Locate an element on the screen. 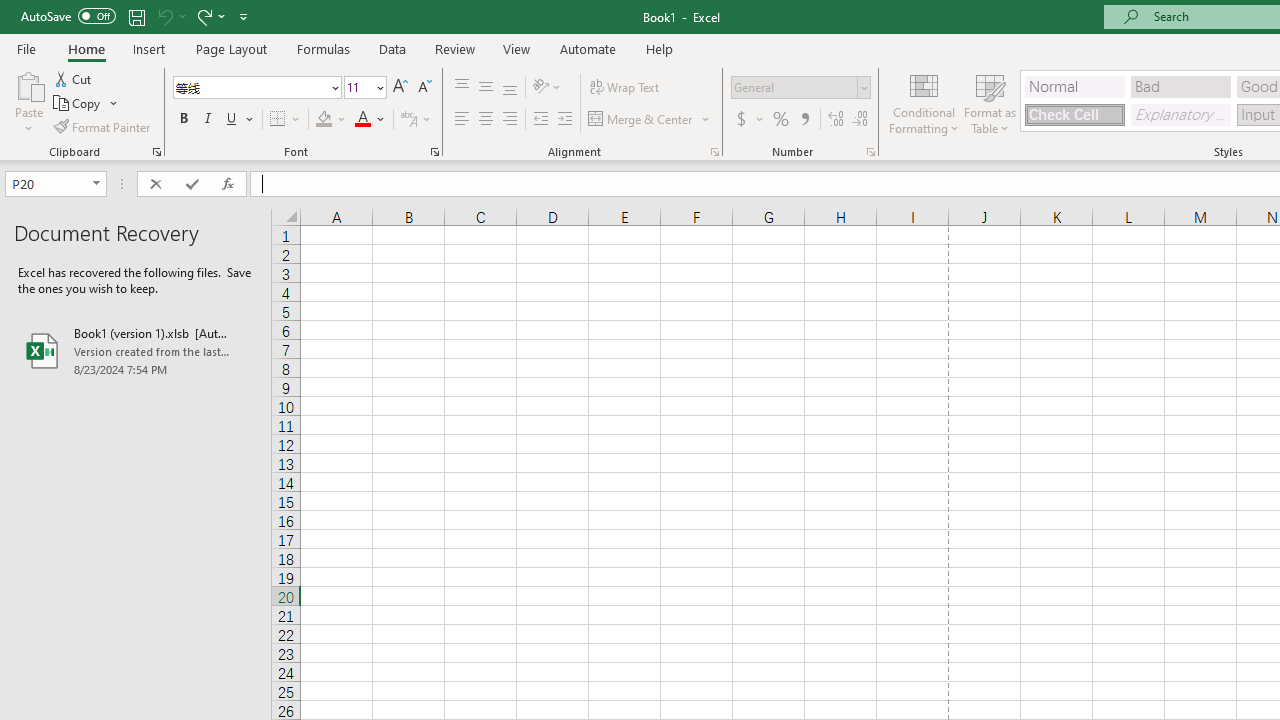 This screenshot has height=720, width=1280. 'Orientation' is located at coordinates (547, 86).